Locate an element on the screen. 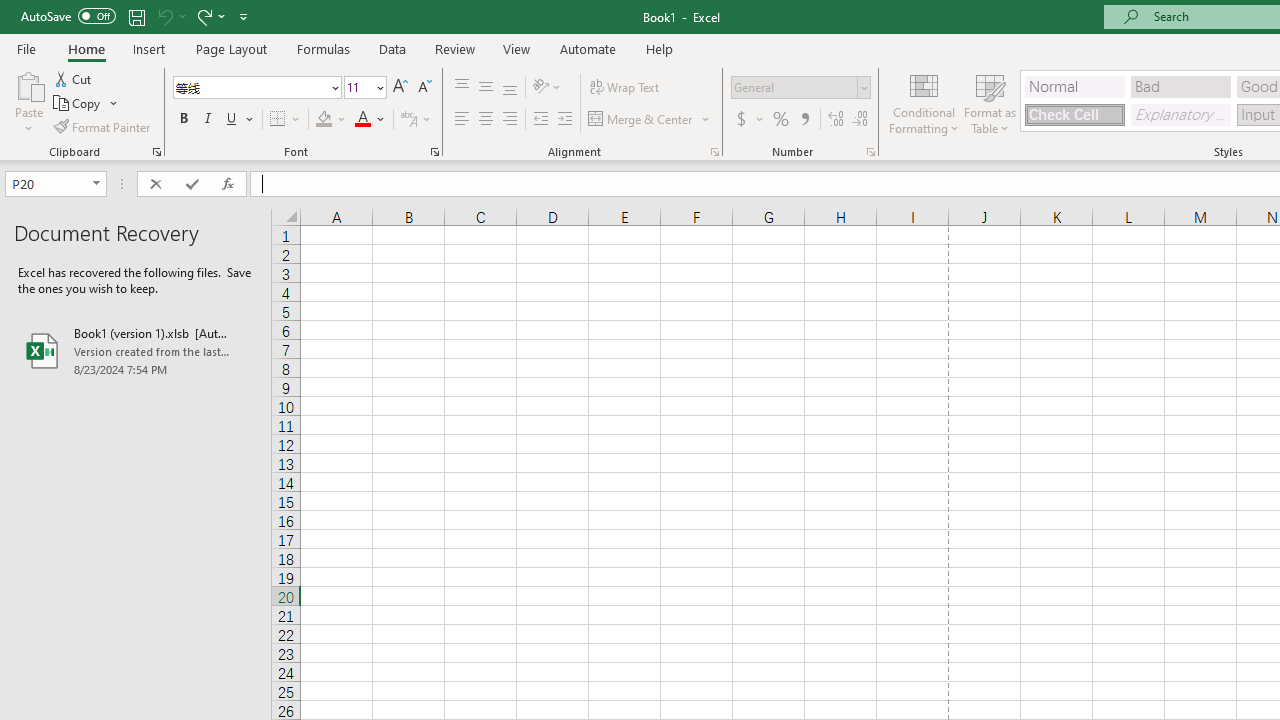 This screenshot has height=720, width=1280. 'Orientation' is located at coordinates (547, 86).